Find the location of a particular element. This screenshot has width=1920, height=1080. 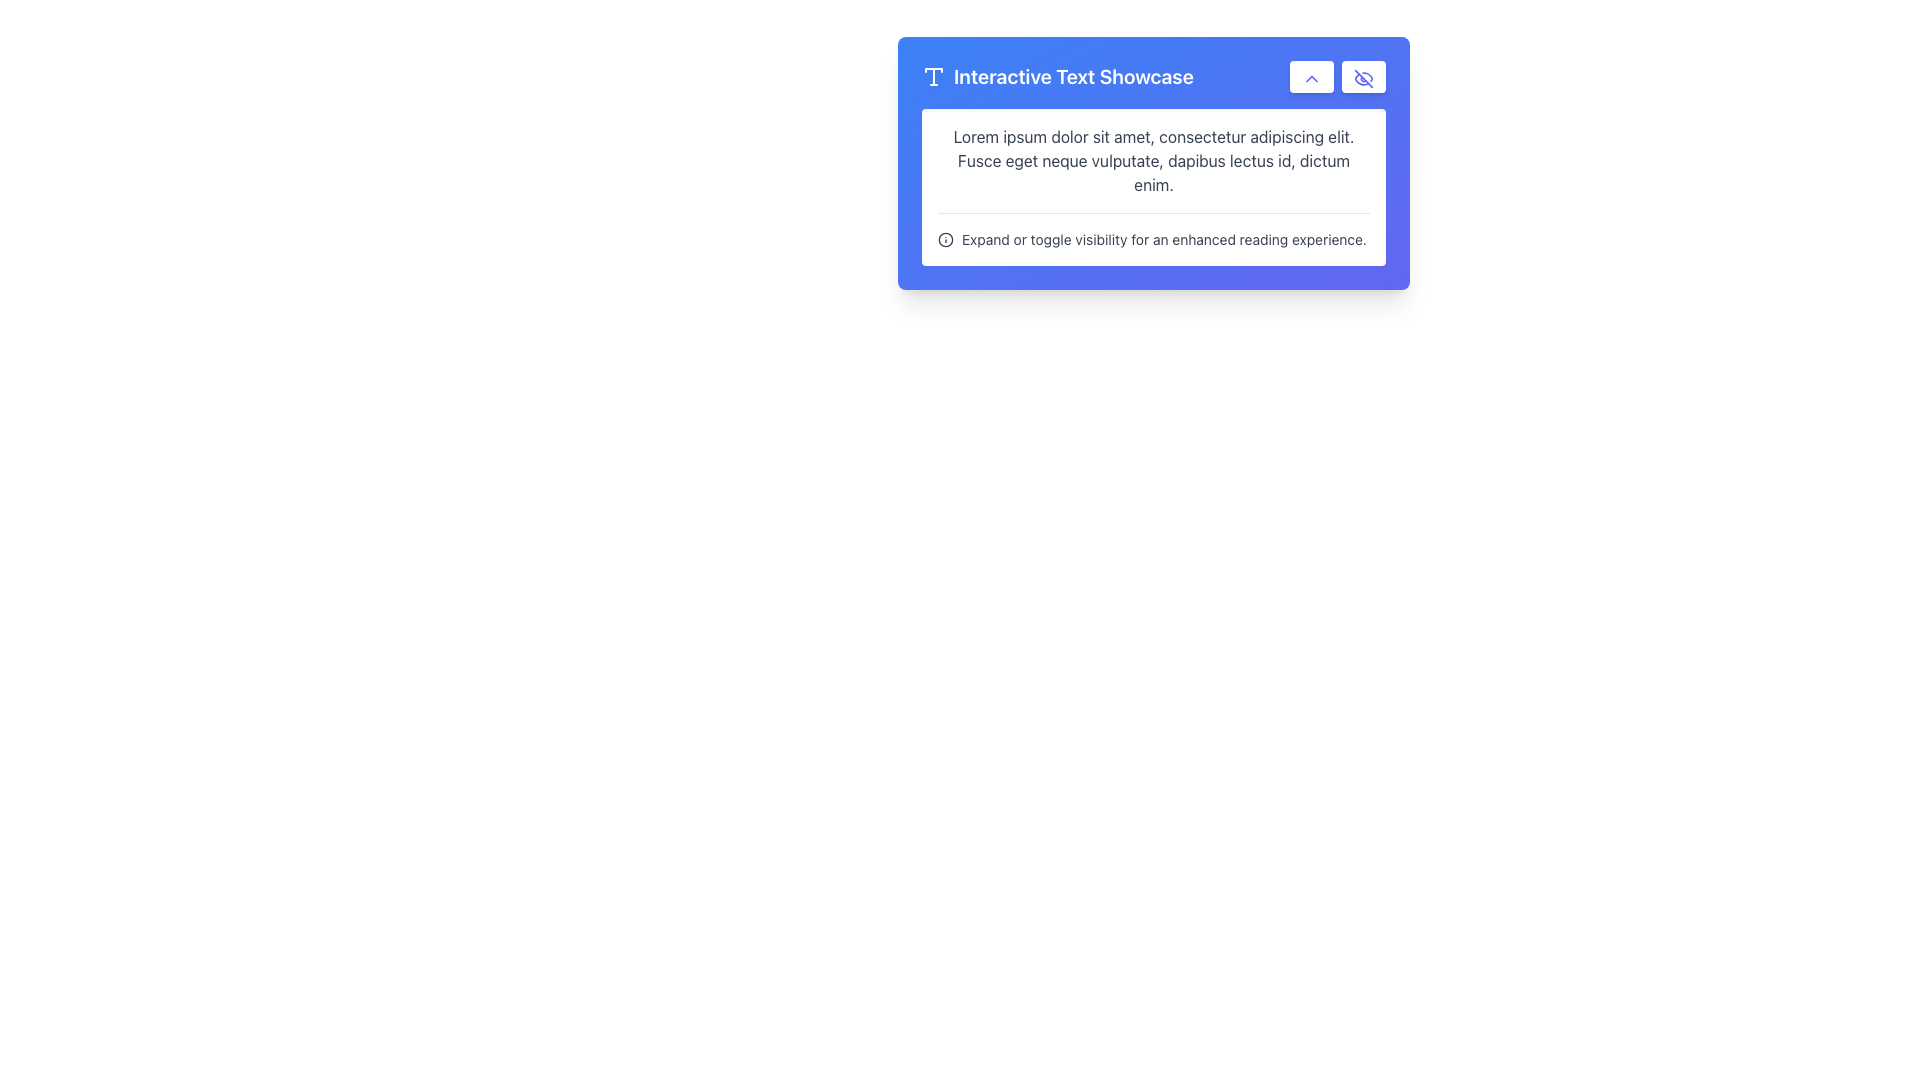

the button with an eye icon and a strike-through effect located at the top-right corner of the blue card interface is located at coordinates (1362, 76).